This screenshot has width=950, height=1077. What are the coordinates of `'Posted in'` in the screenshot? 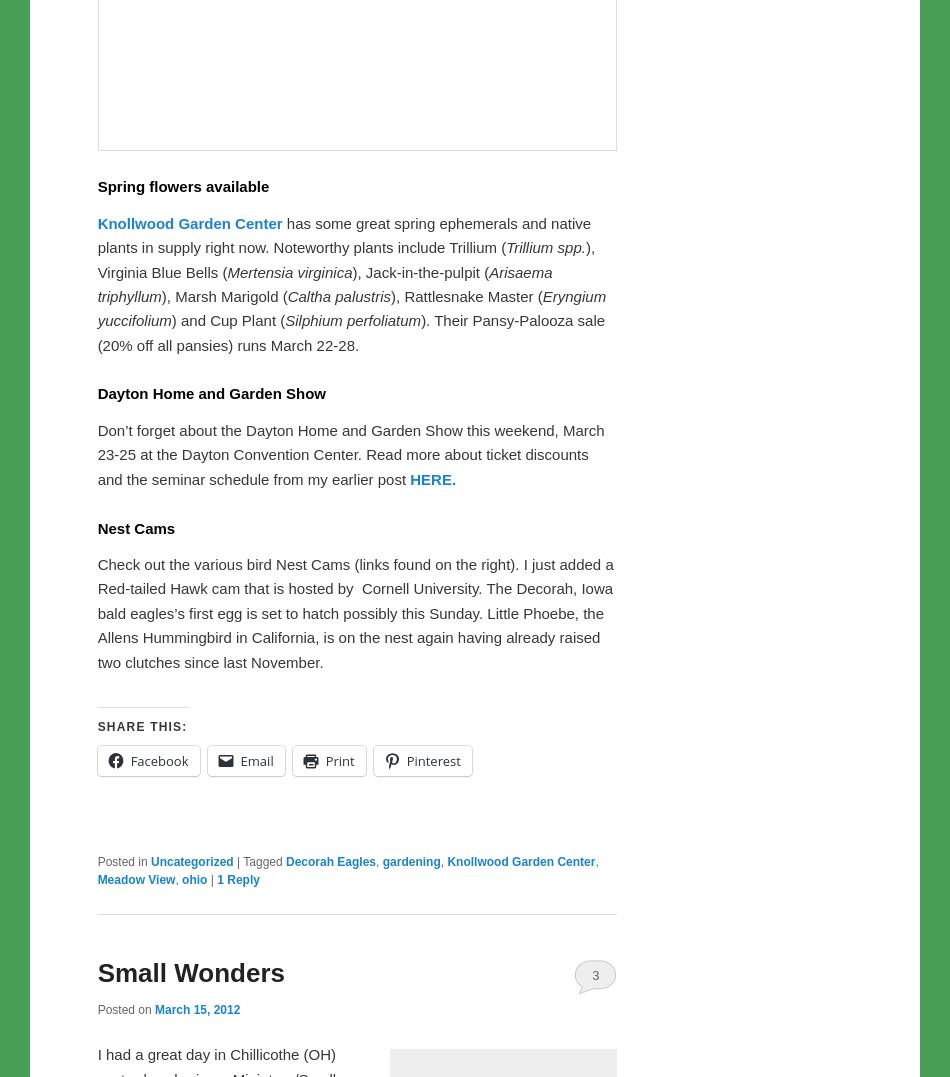 It's located at (121, 861).